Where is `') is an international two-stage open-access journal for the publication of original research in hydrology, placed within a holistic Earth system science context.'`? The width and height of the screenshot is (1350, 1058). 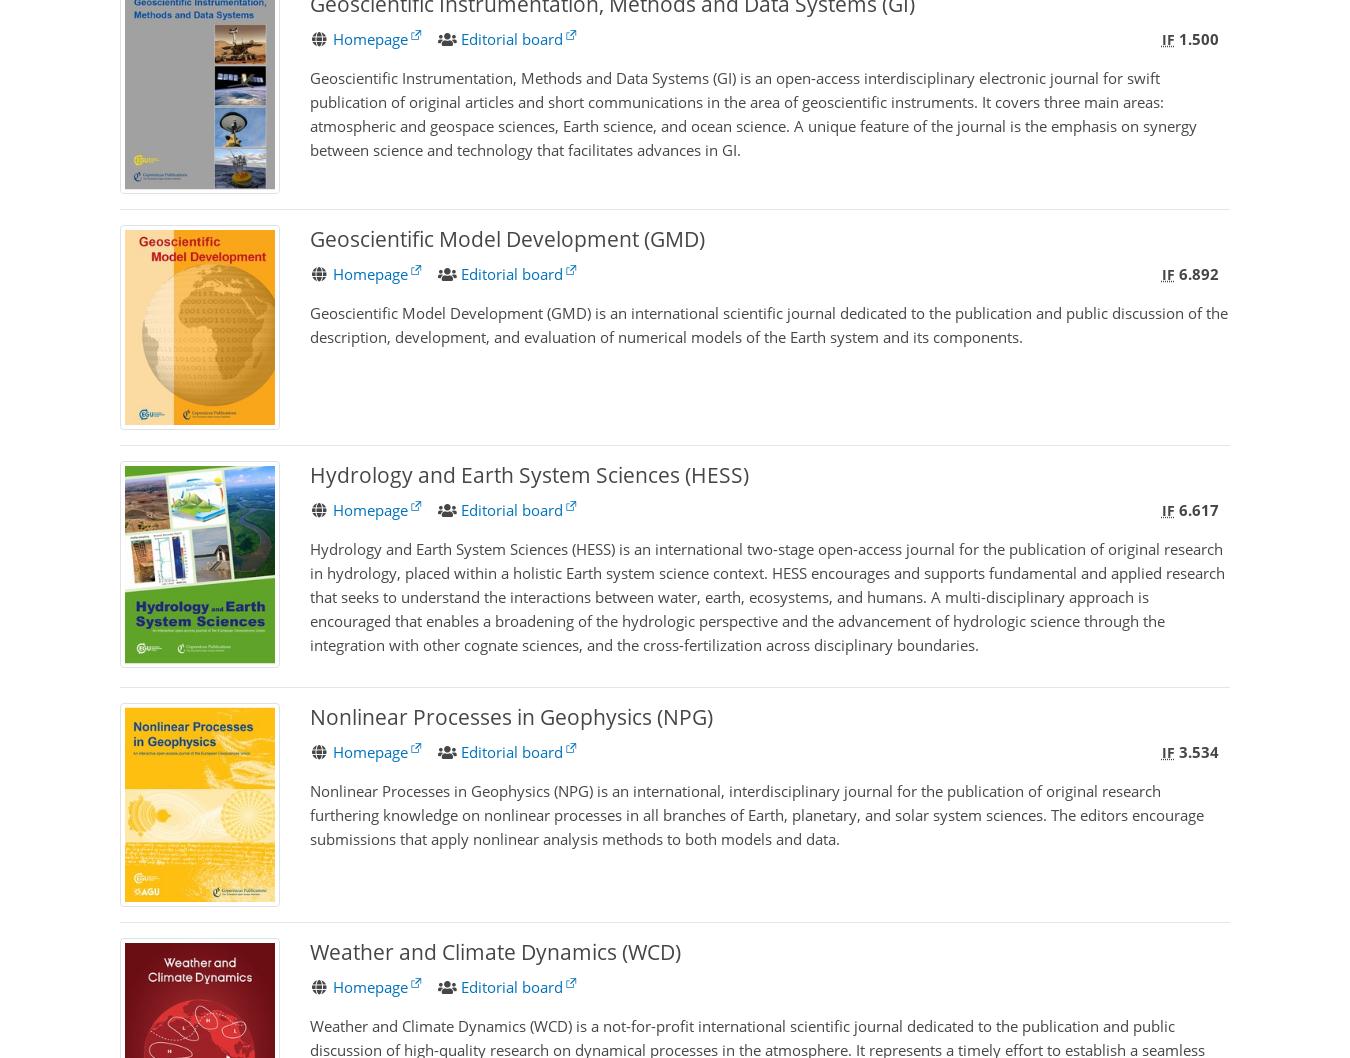 ') is an international two-stage open-access journal for the publication of original research in hydrology, placed within a holistic Earth system science context.' is located at coordinates (765, 559).